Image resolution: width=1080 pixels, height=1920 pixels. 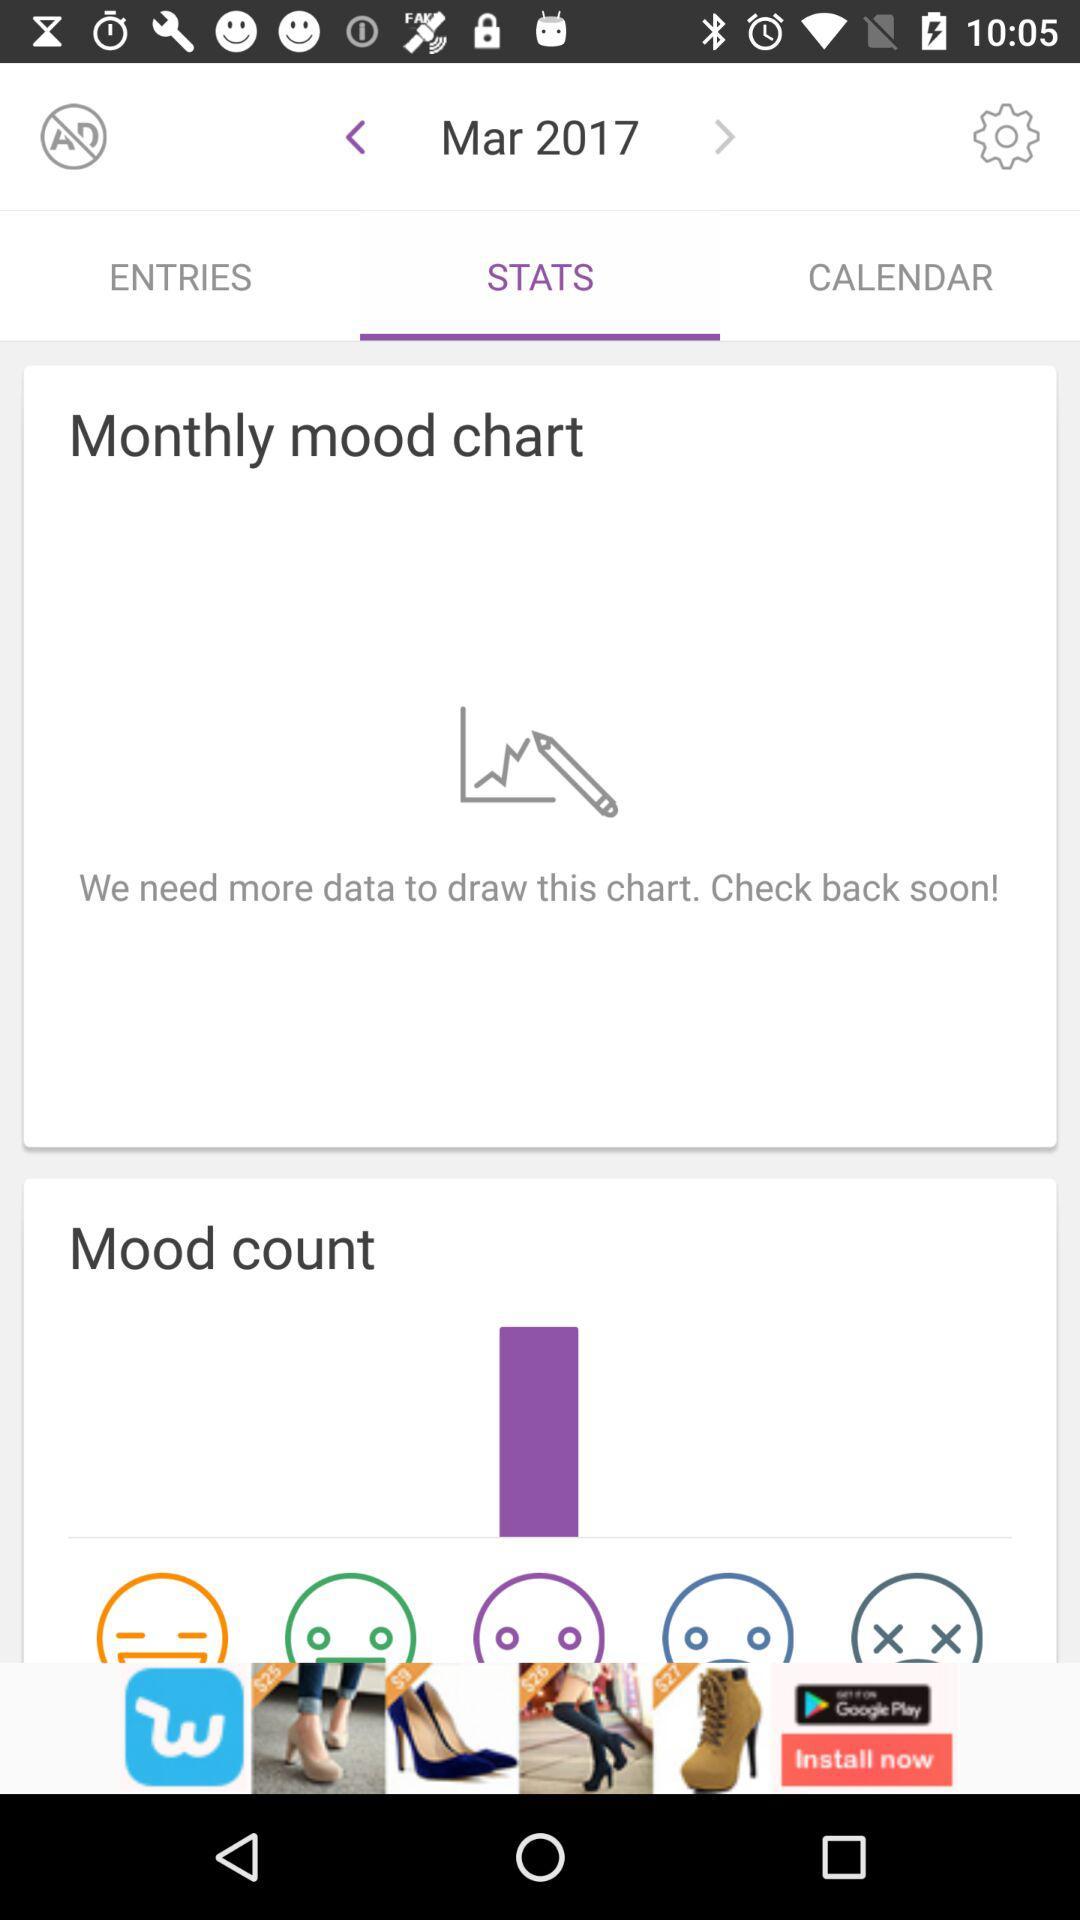 What do you see at coordinates (354, 135) in the screenshot?
I see `the arrow_backward icon` at bounding box center [354, 135].